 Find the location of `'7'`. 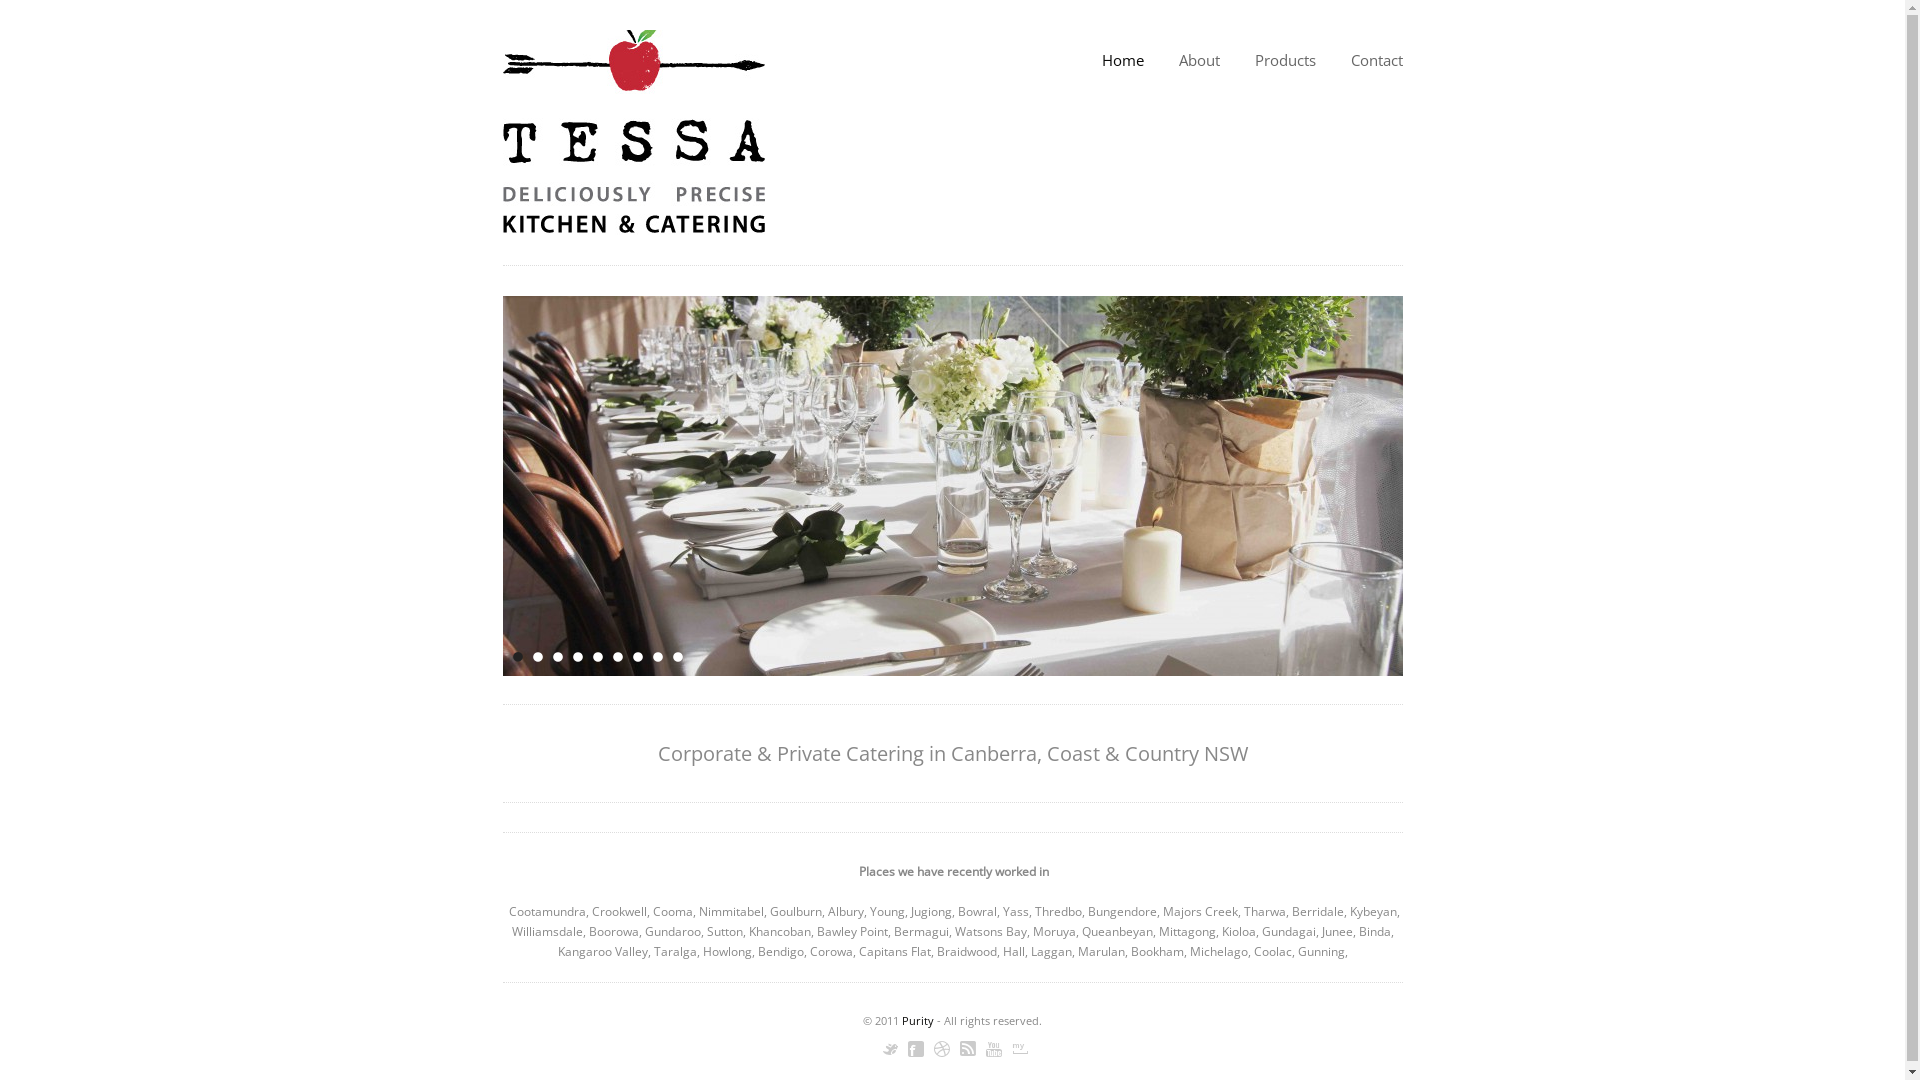

'7' is located at coordinates (636, 656).